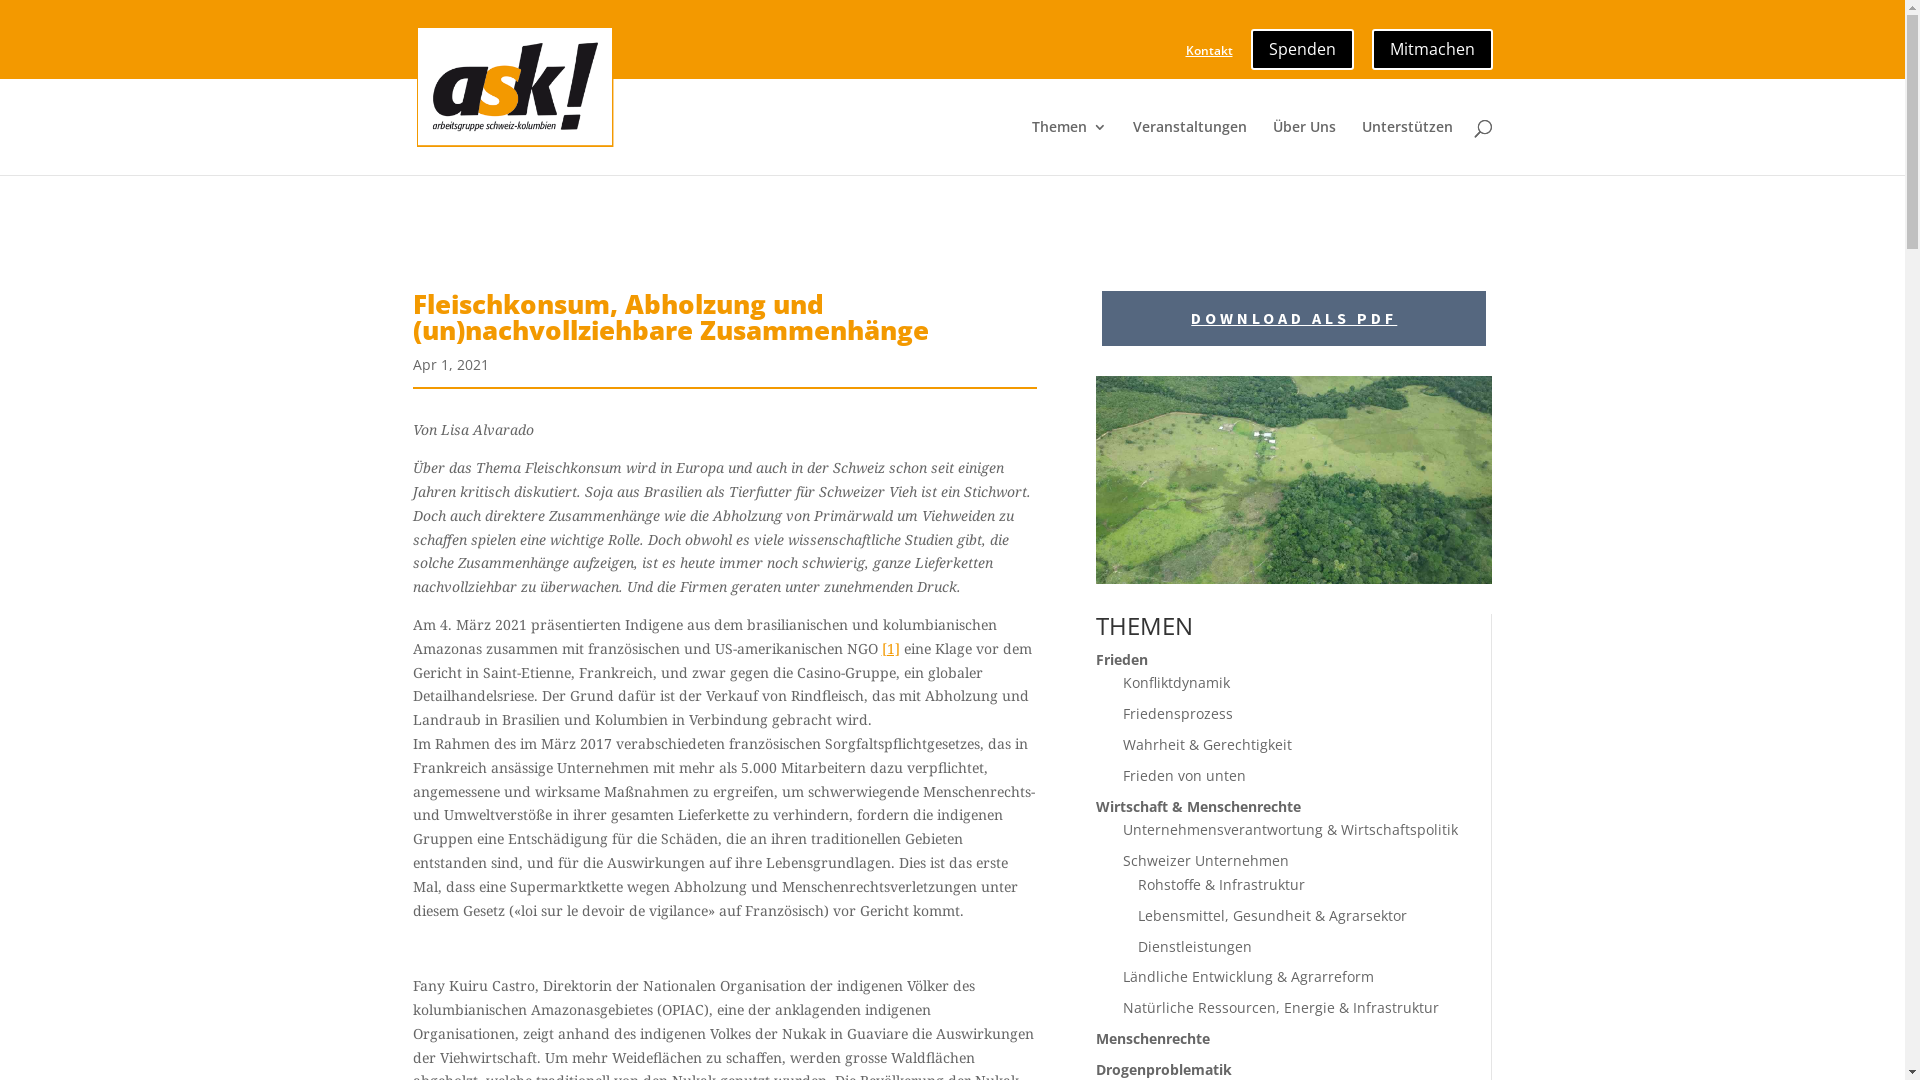  I want to click on 'Mitmachen', so click(1431, 43).